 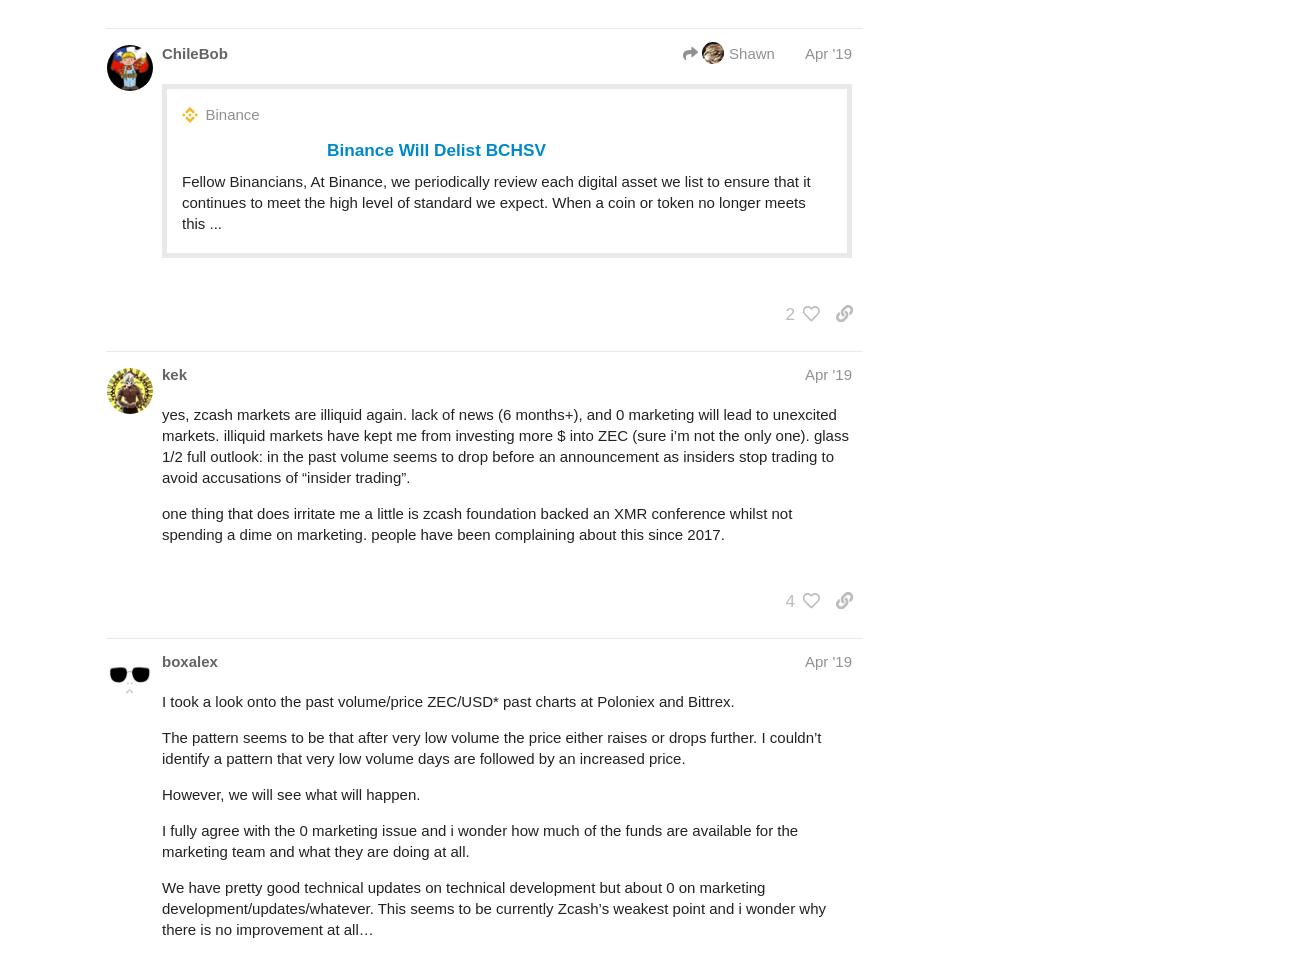 What do you see at coordinates (174, 373) in the screenshot?
I see `'kek'` at bounding box center [174, 373].